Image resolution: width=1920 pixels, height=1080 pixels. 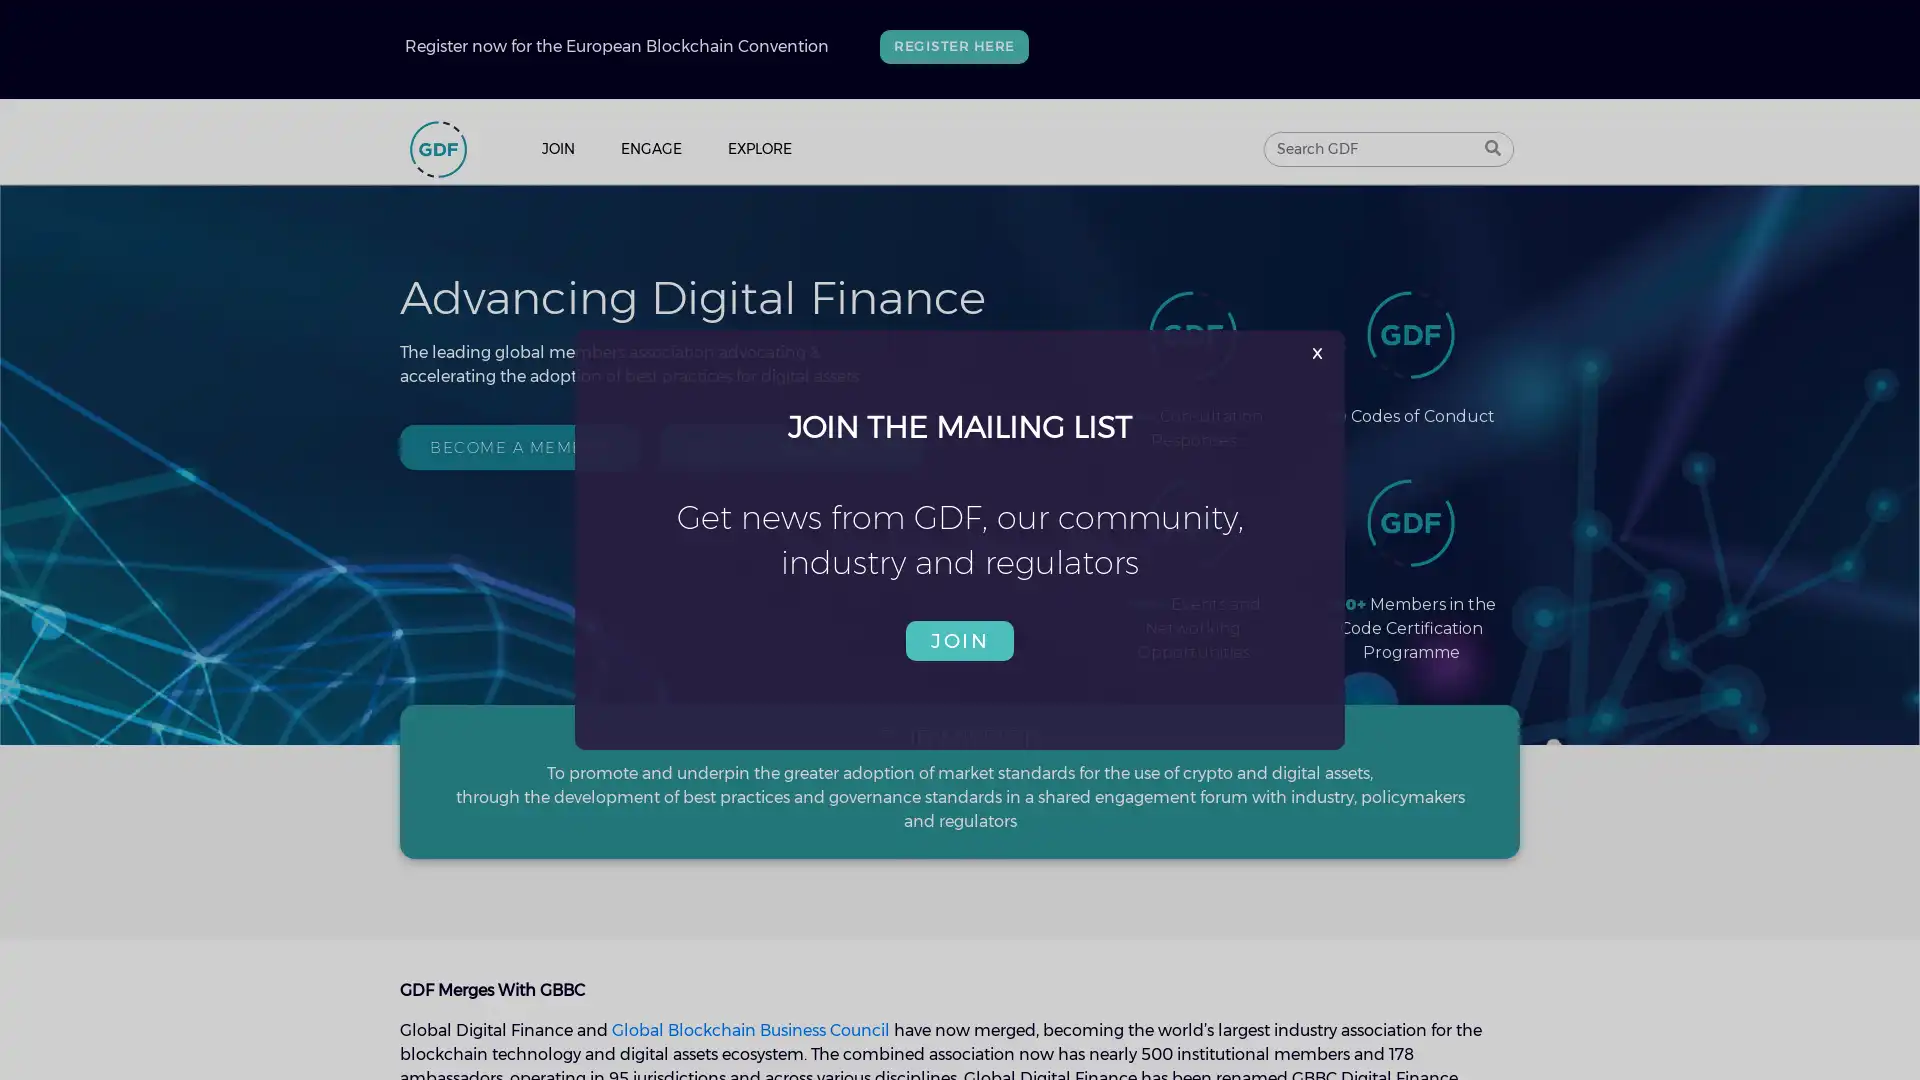 What do you see at coordinates (518, 445) in the screenshot?
I see `BECOME A MEMBER` at bounding box center [518, 445].